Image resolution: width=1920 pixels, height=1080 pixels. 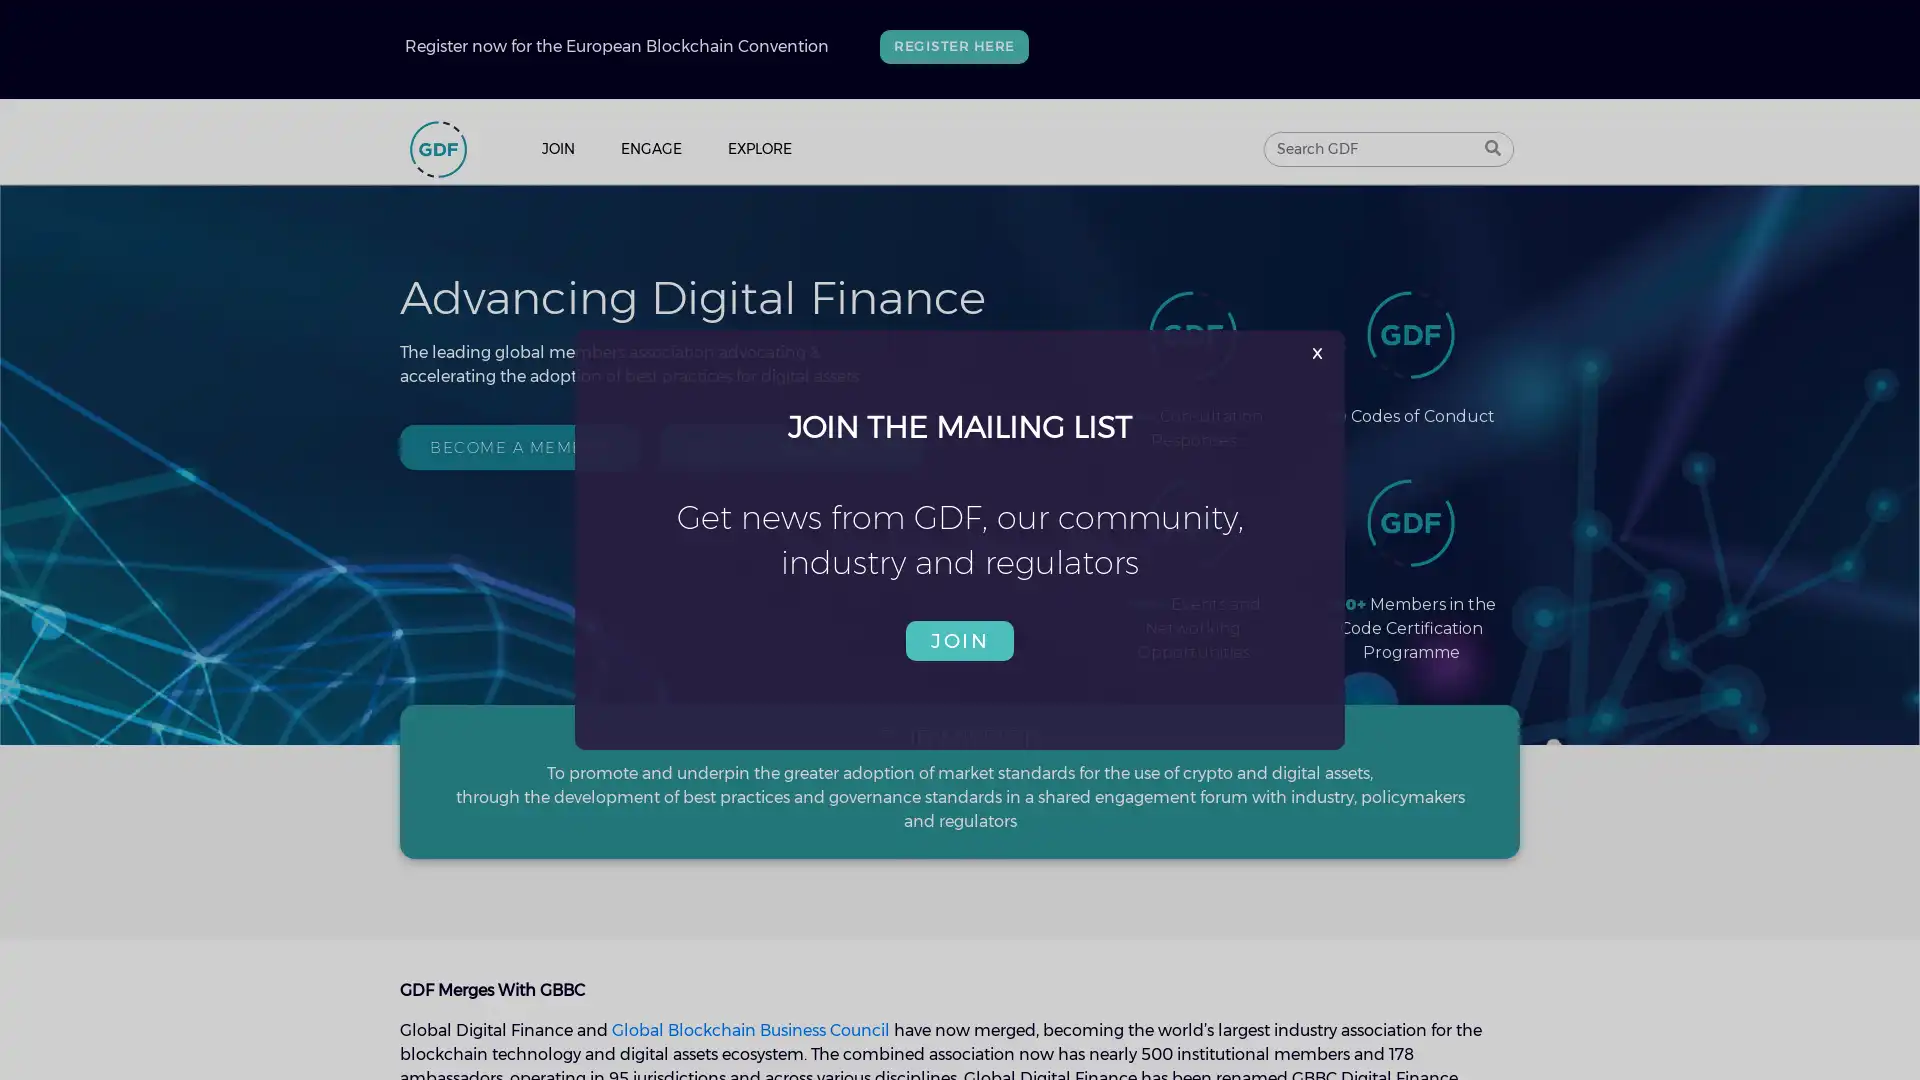 What do you see at coordinates (518, 445) in the screenshot?
I see `BECOME A MEMBER` at bounding box center [518, 445].